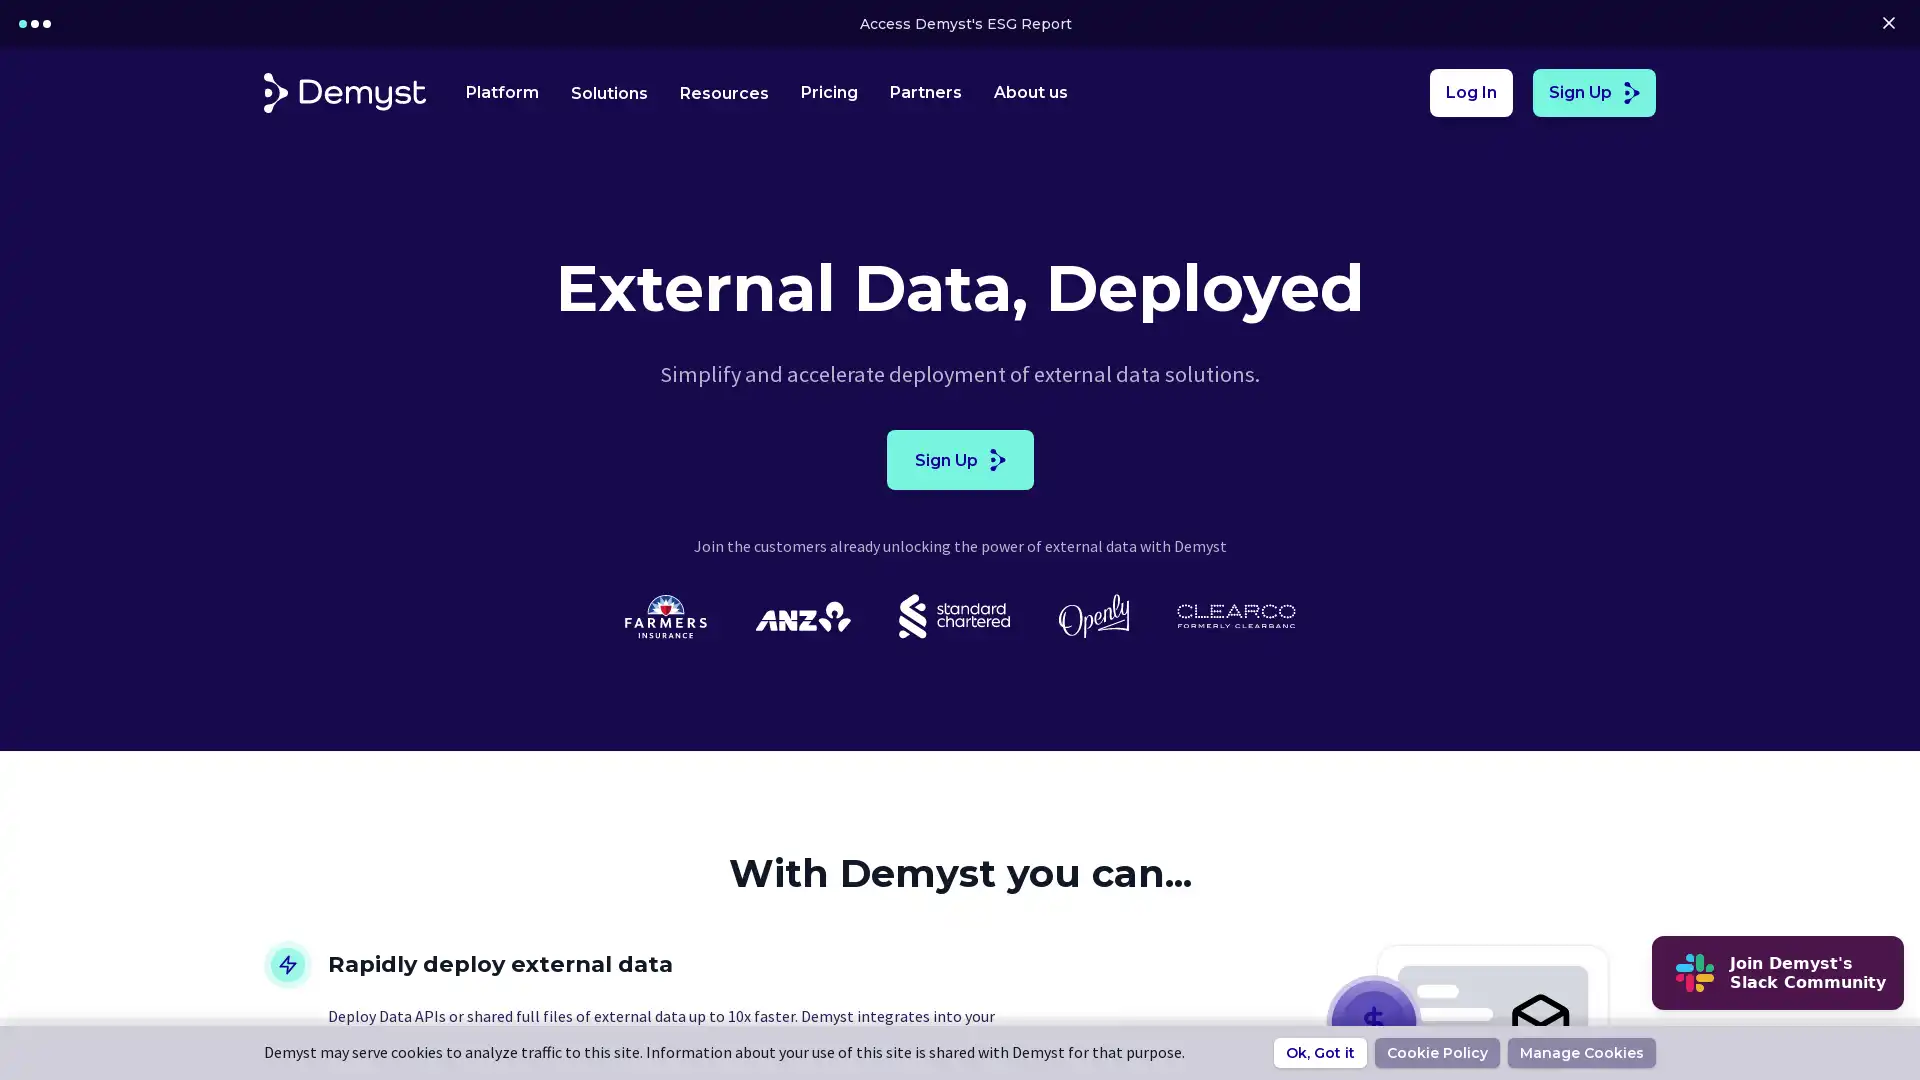 The image size is (1920, 1080). Describe the element at coordinates (1886, 23) in the screenshot. I see `Close banner` at that location.